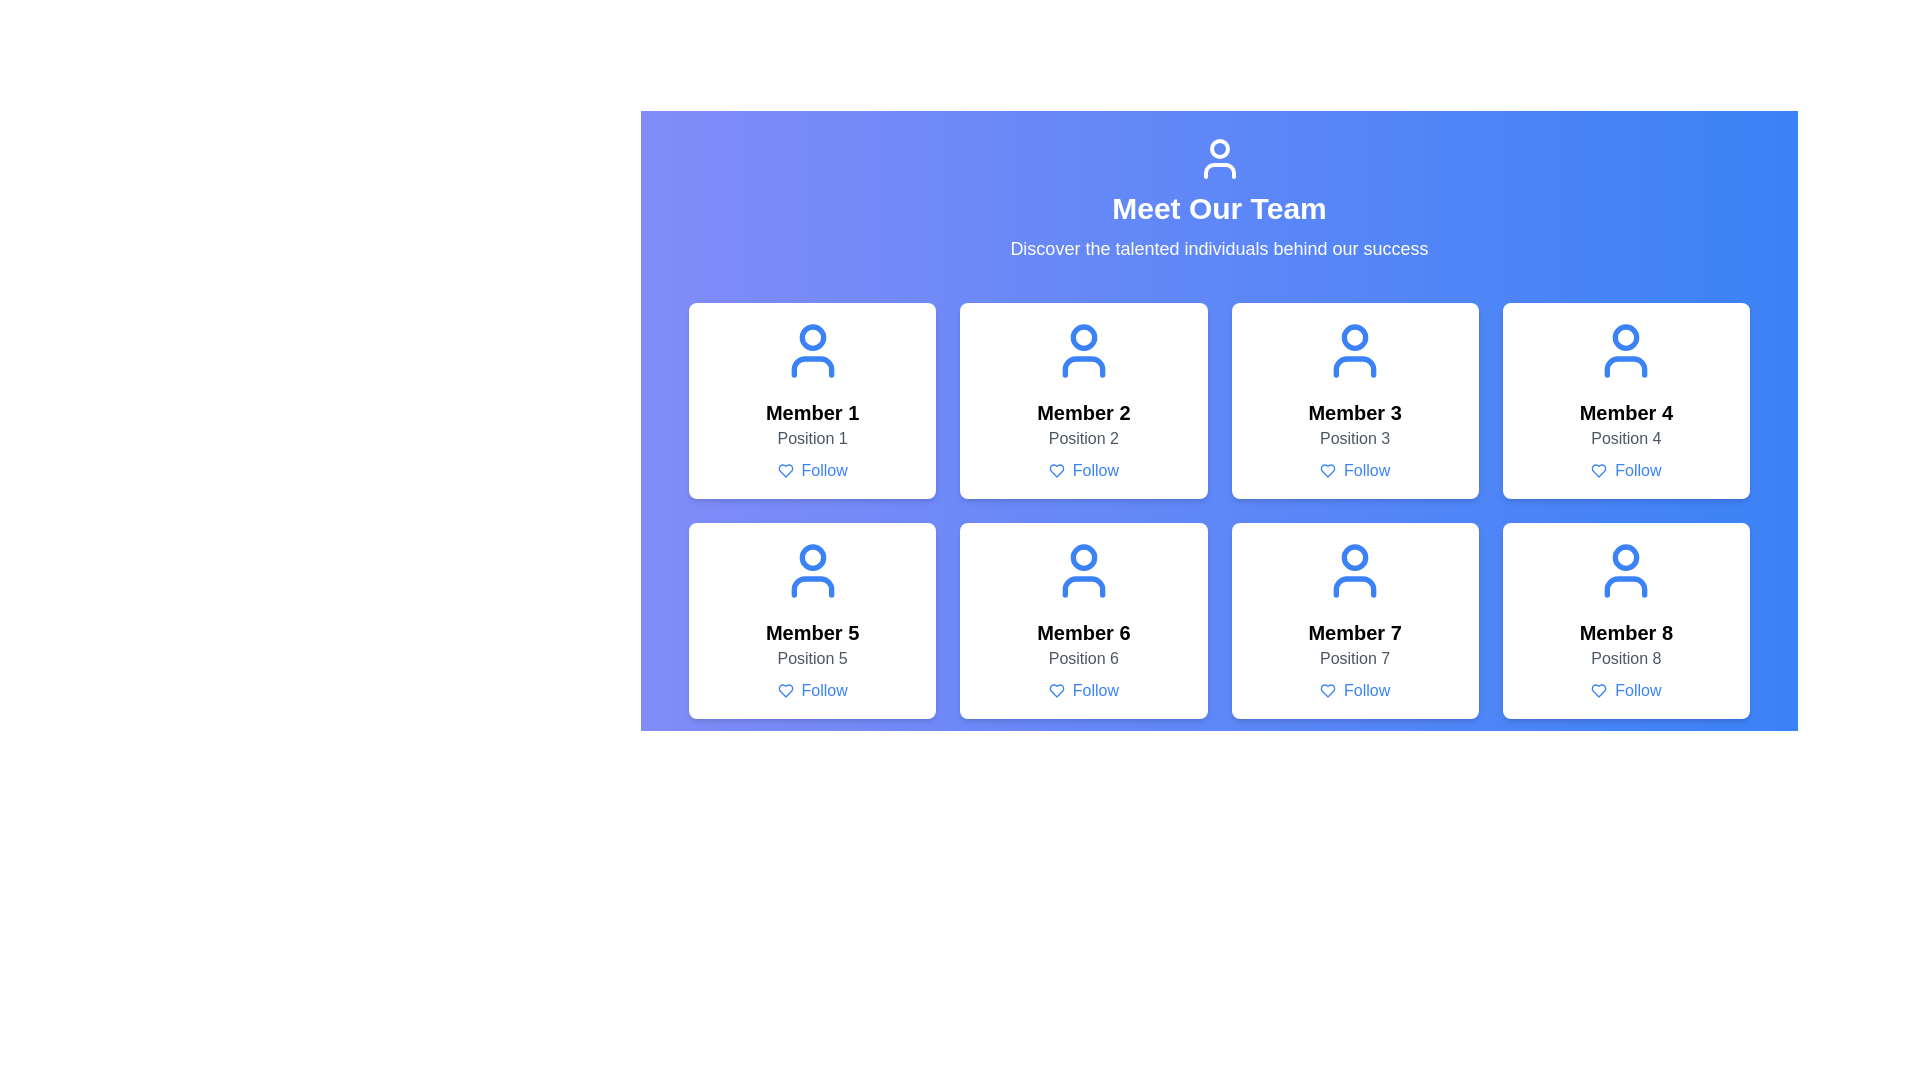 The height and width of the screenshot is (1080, 1920). Describe the element at coordinates (812, 689) in the screenshot. I see `the 'Follow' button, which is styled with blue text and a heart icon, located at the bottom of the card for 'Member 5'` at that location.